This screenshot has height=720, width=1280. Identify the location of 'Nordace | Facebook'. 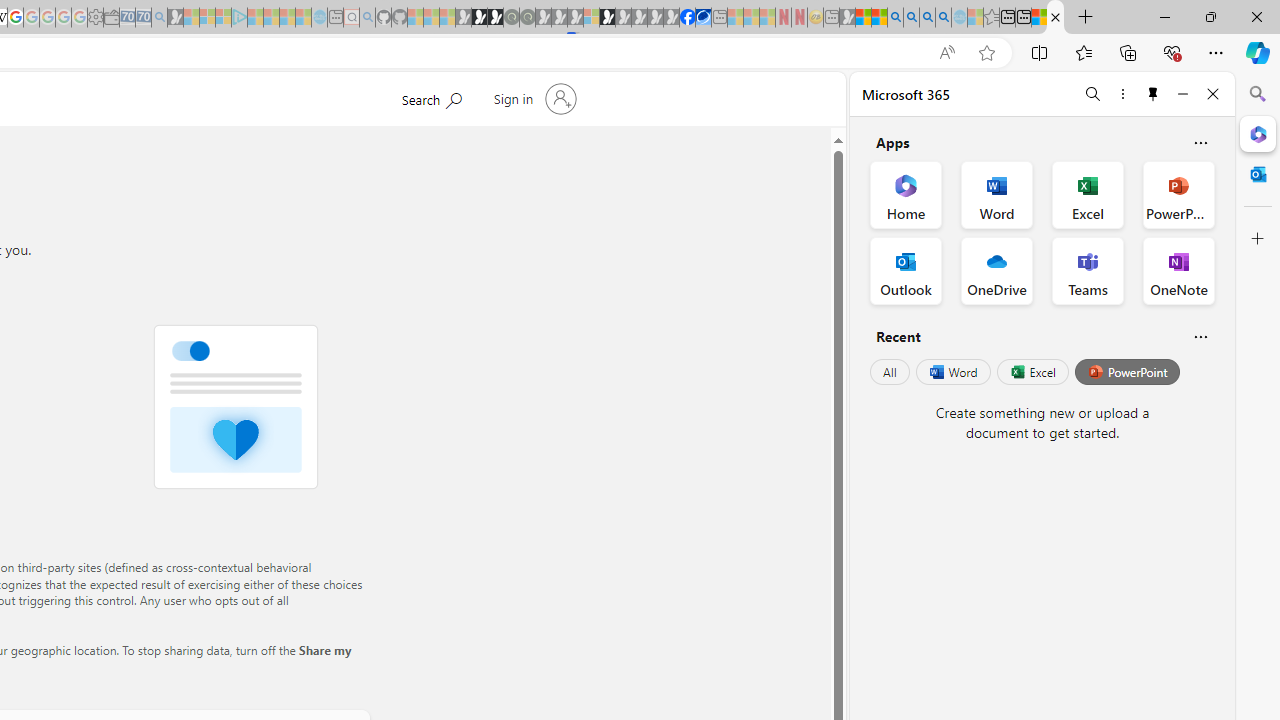
(687, 17).